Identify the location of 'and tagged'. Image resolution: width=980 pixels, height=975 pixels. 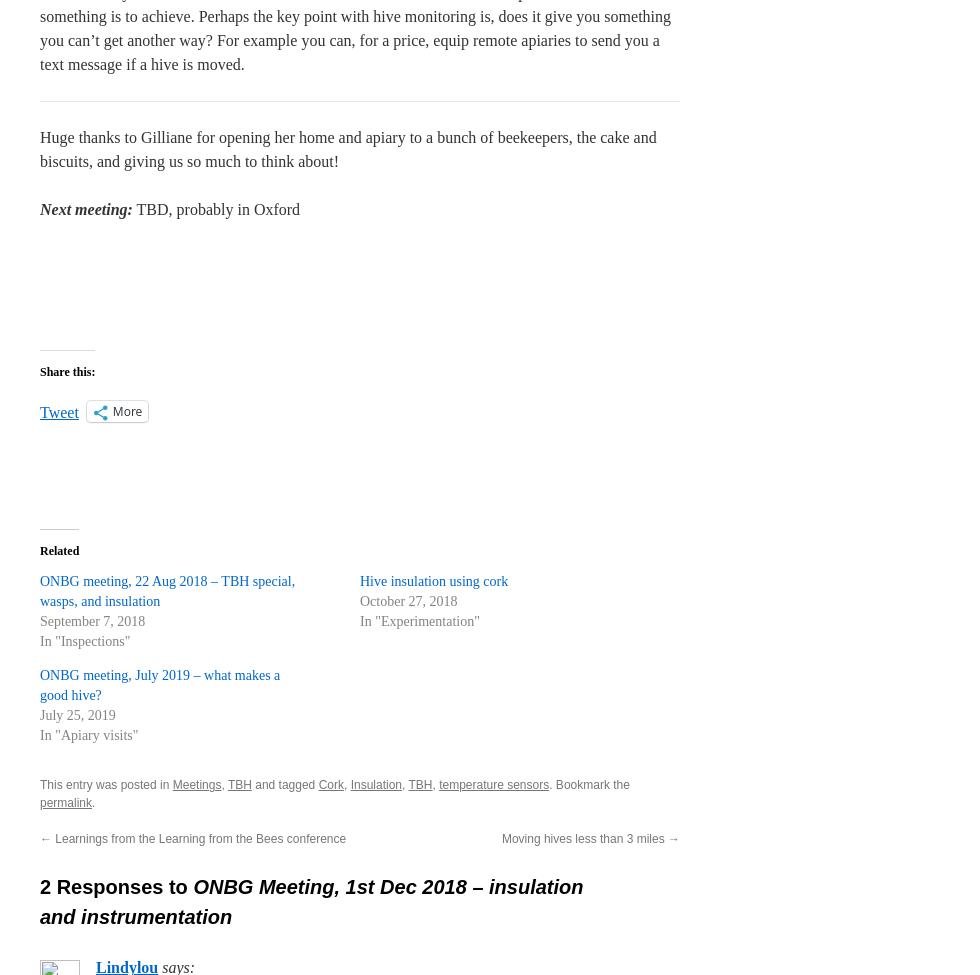
(284, 784).